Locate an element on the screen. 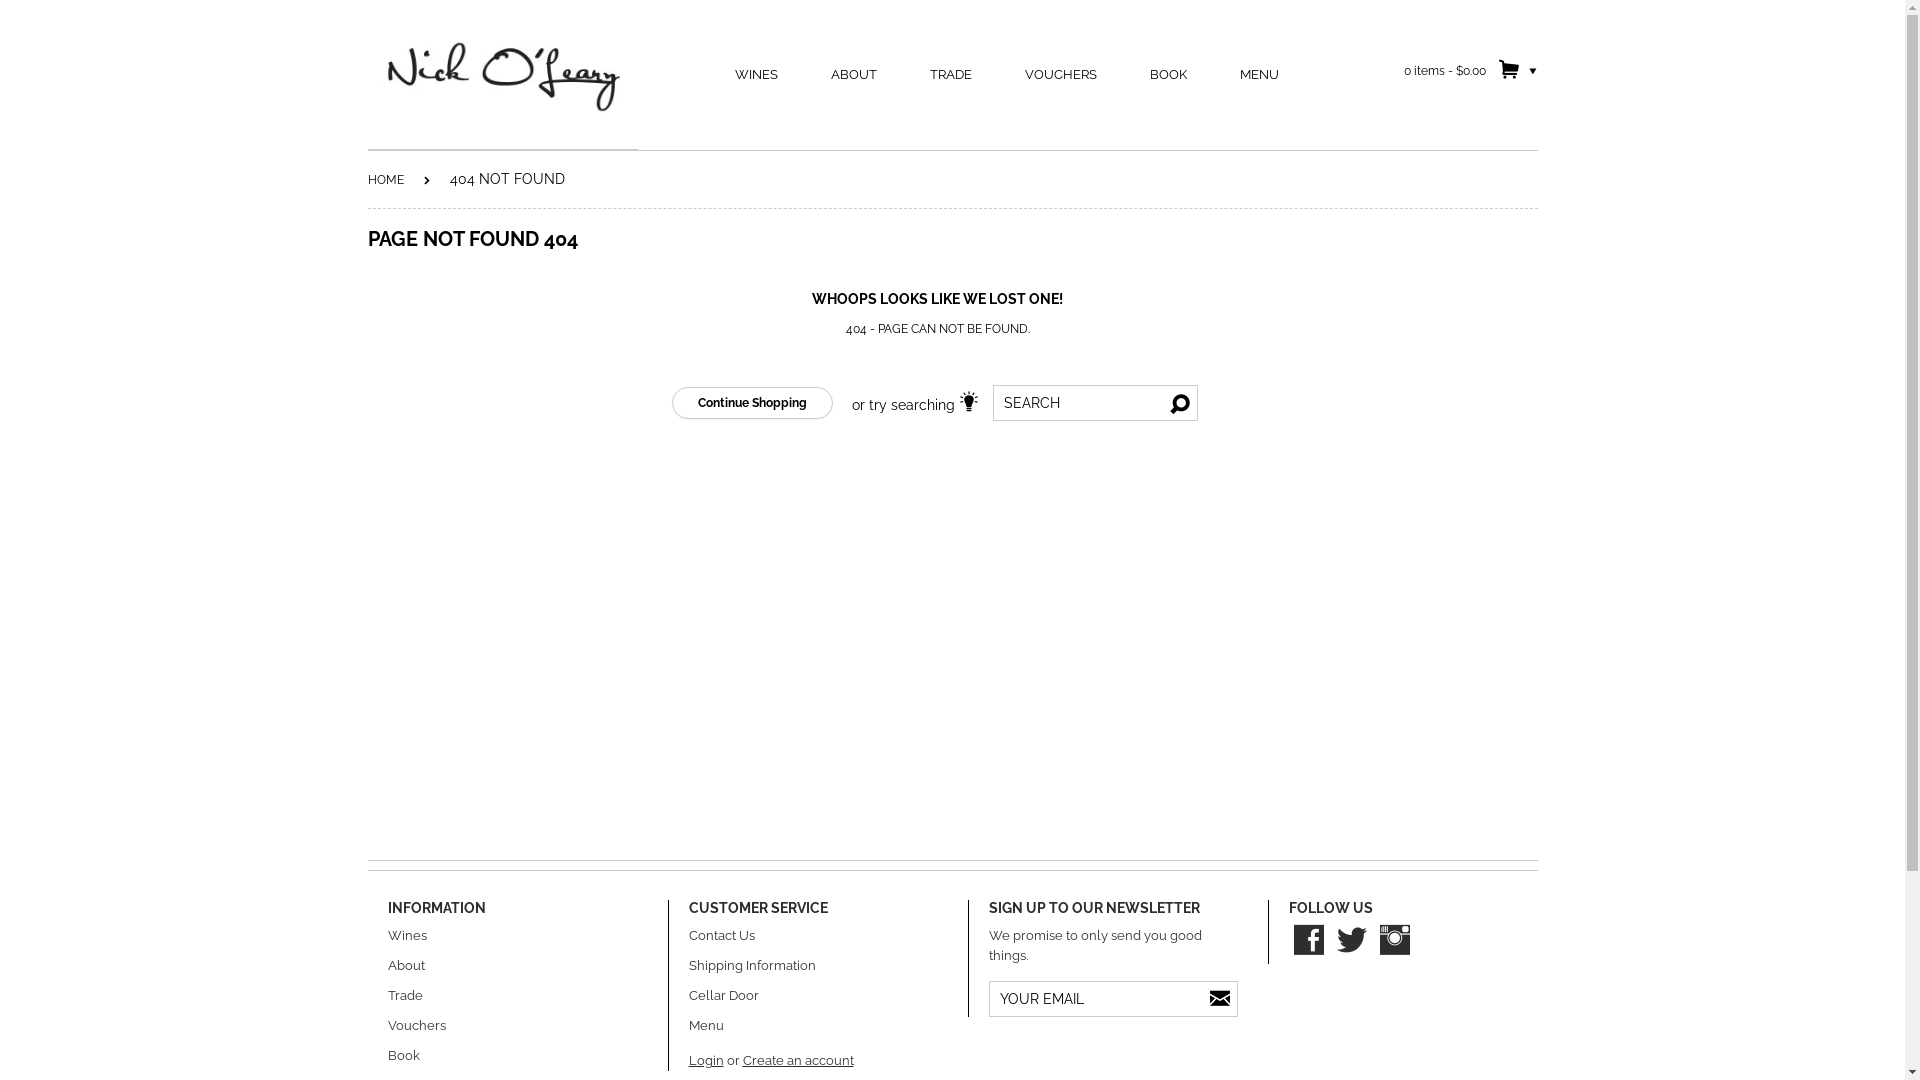 This screenshot has height=1080, width=1920. 'Shipping Information' is located at coordinates (750, 964).